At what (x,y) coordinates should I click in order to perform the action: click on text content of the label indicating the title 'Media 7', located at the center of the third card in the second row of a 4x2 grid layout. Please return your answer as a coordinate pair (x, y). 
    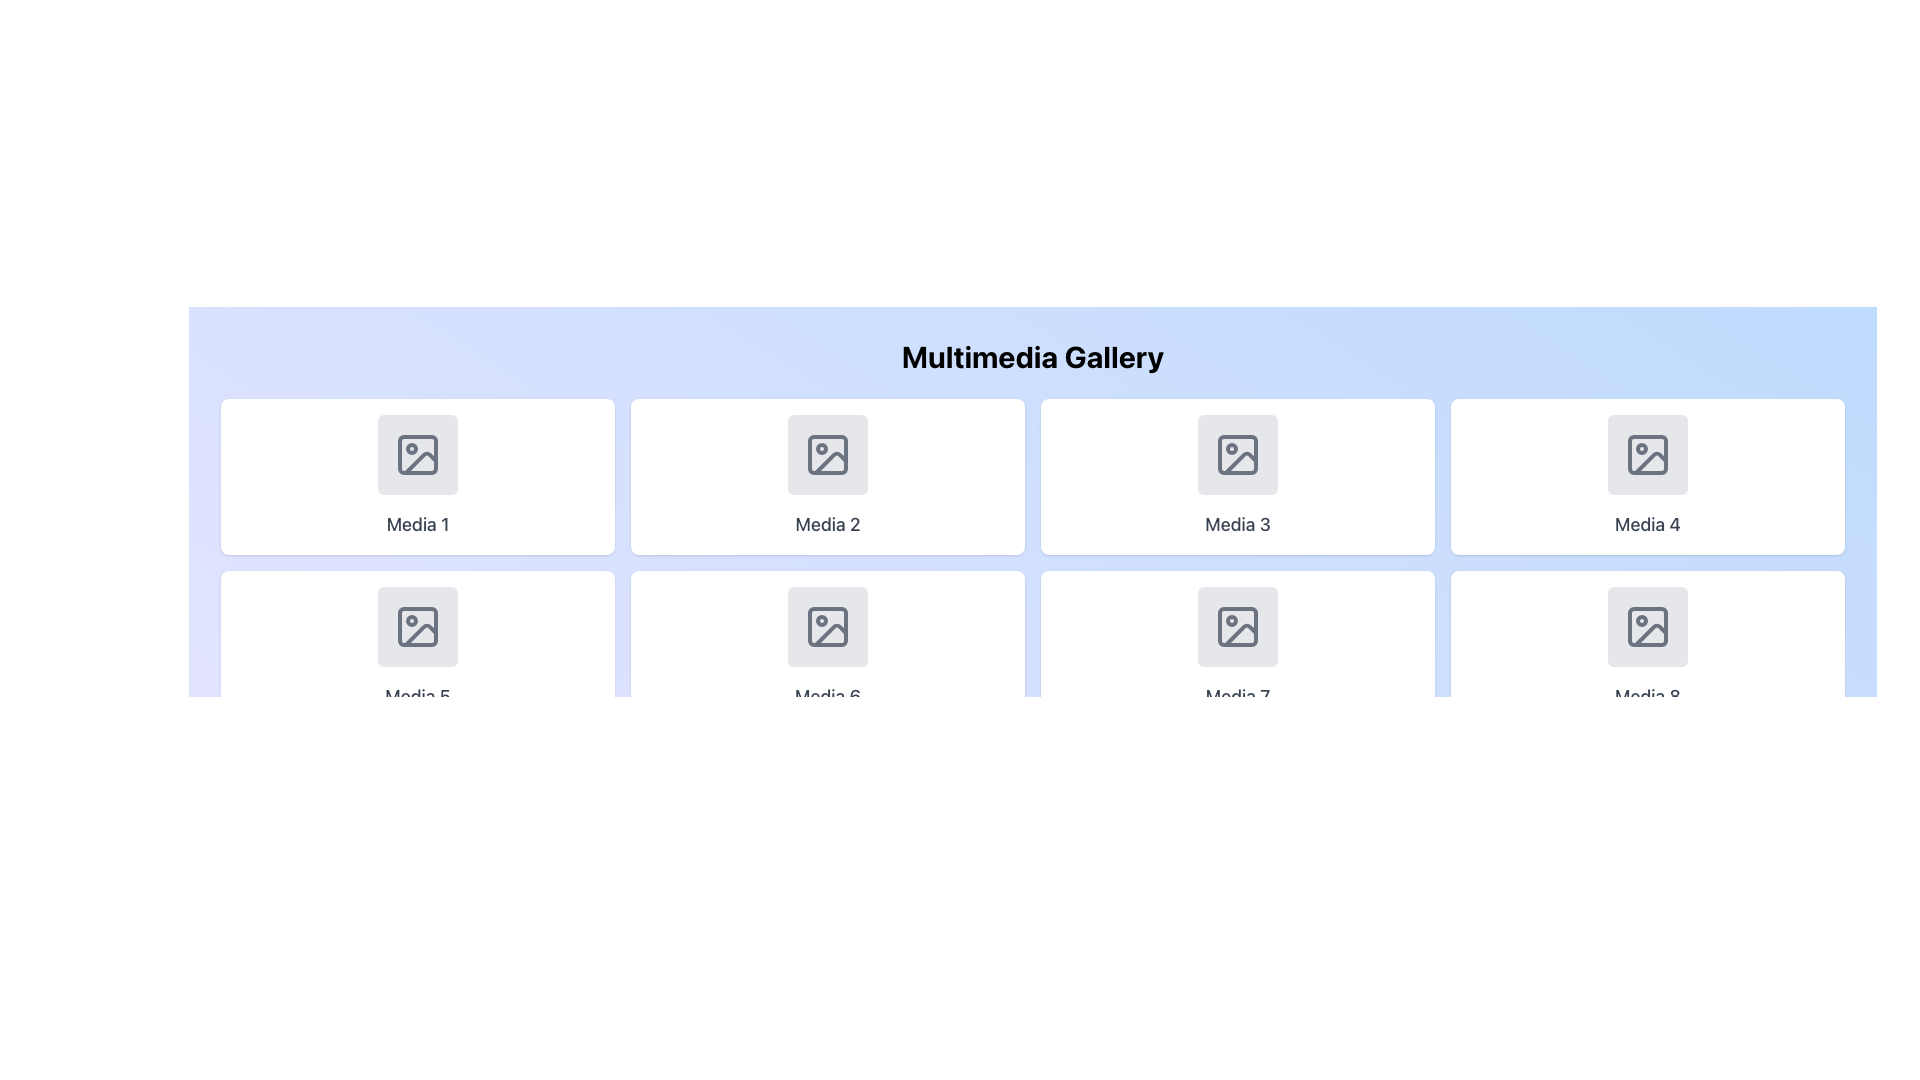
    Looking at the image, I should click on (1237, 696).